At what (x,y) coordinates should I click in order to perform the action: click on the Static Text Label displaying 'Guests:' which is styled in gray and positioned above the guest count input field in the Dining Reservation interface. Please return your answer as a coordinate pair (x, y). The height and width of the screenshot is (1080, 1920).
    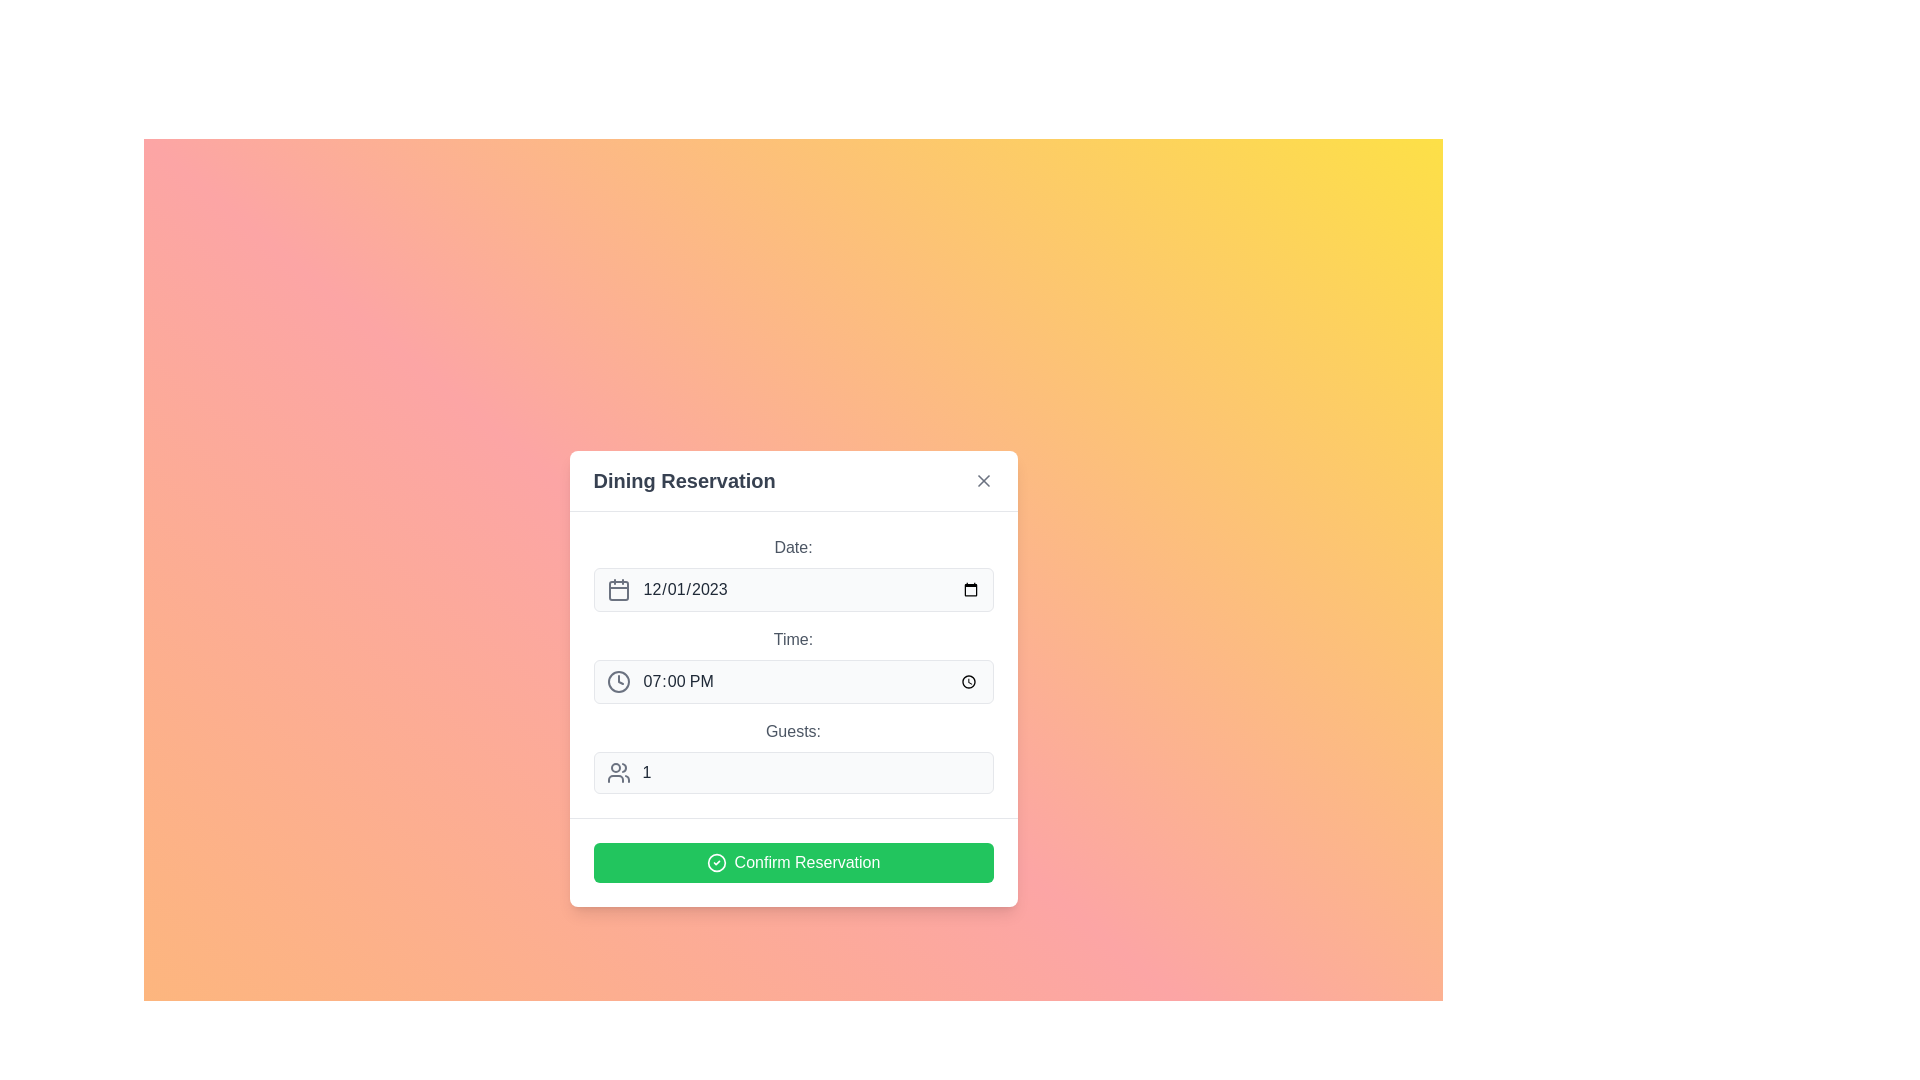
    Looking at the image, I should click on (792, 732).